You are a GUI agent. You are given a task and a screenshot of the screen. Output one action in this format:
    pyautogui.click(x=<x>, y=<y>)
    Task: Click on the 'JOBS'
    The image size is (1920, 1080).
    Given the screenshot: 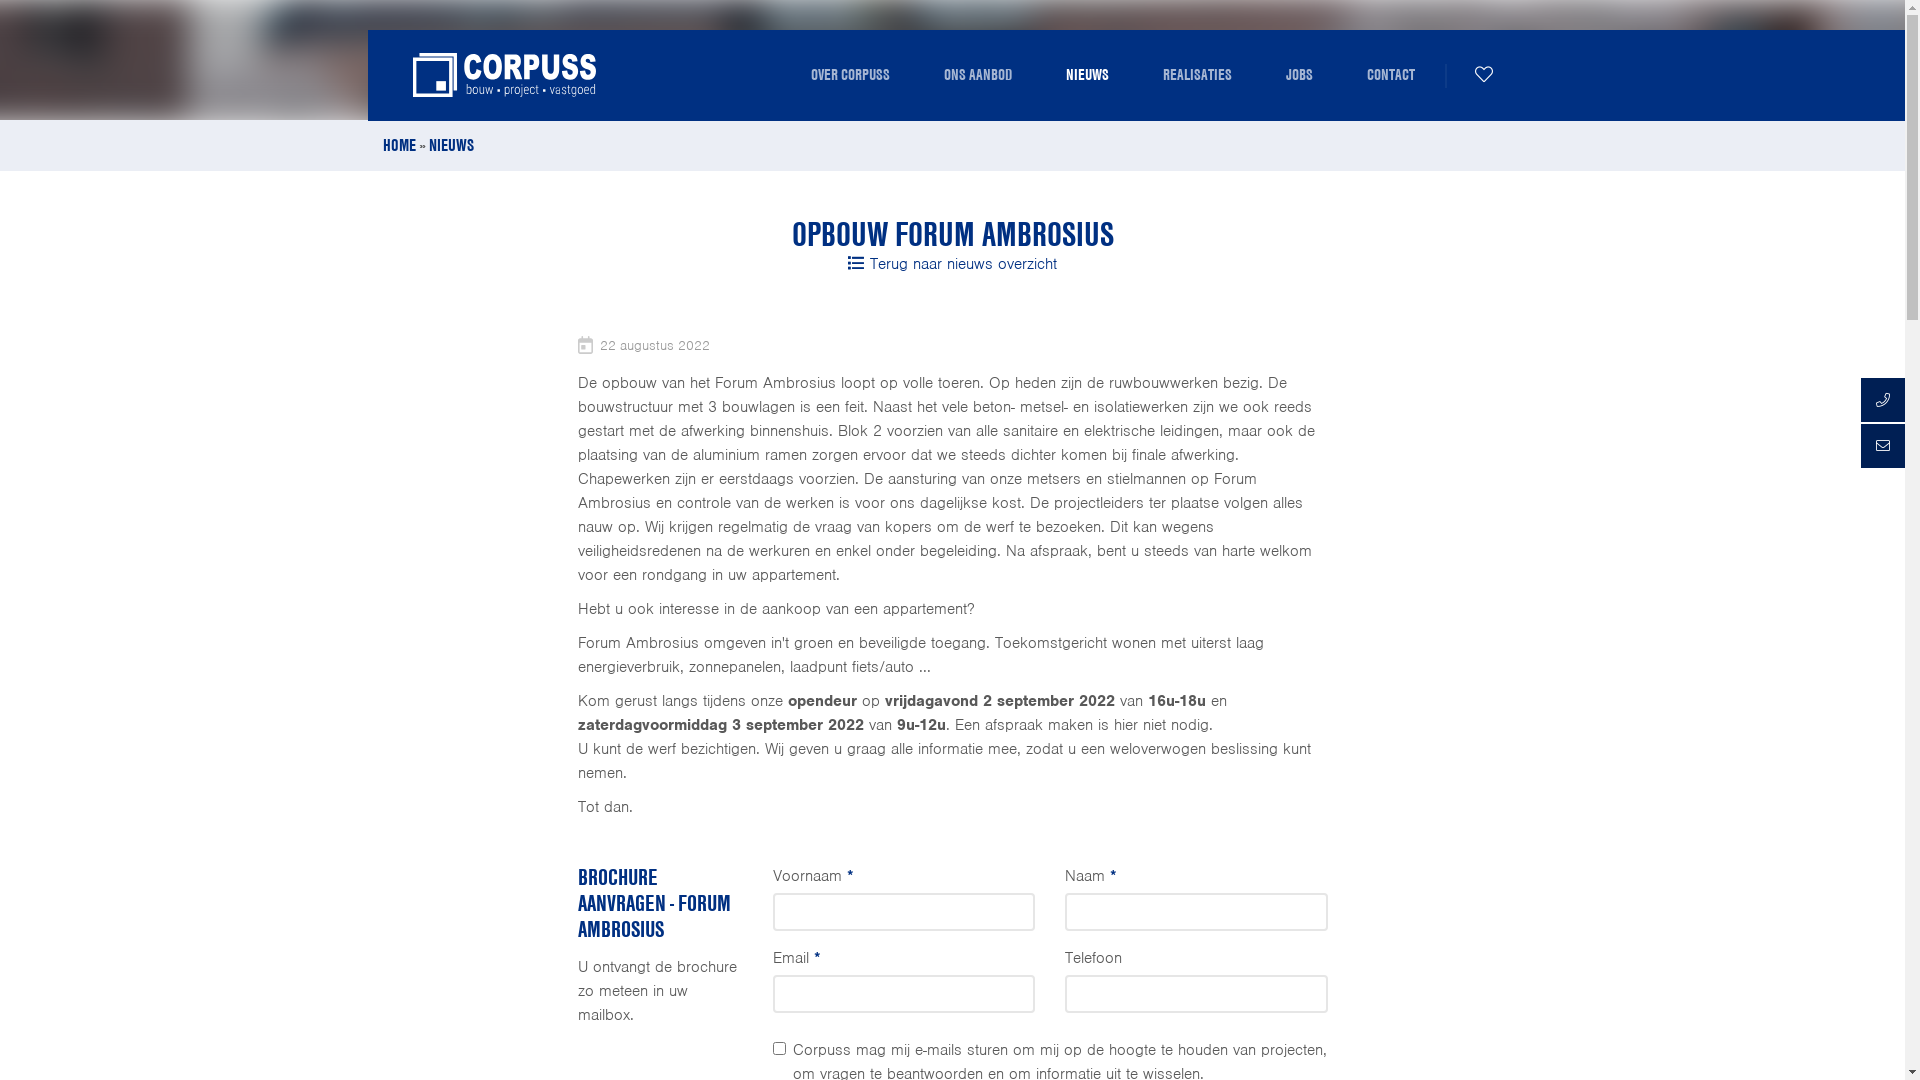 What is the action you would take?
    pyautogui.click(x=1298, y=73)
    